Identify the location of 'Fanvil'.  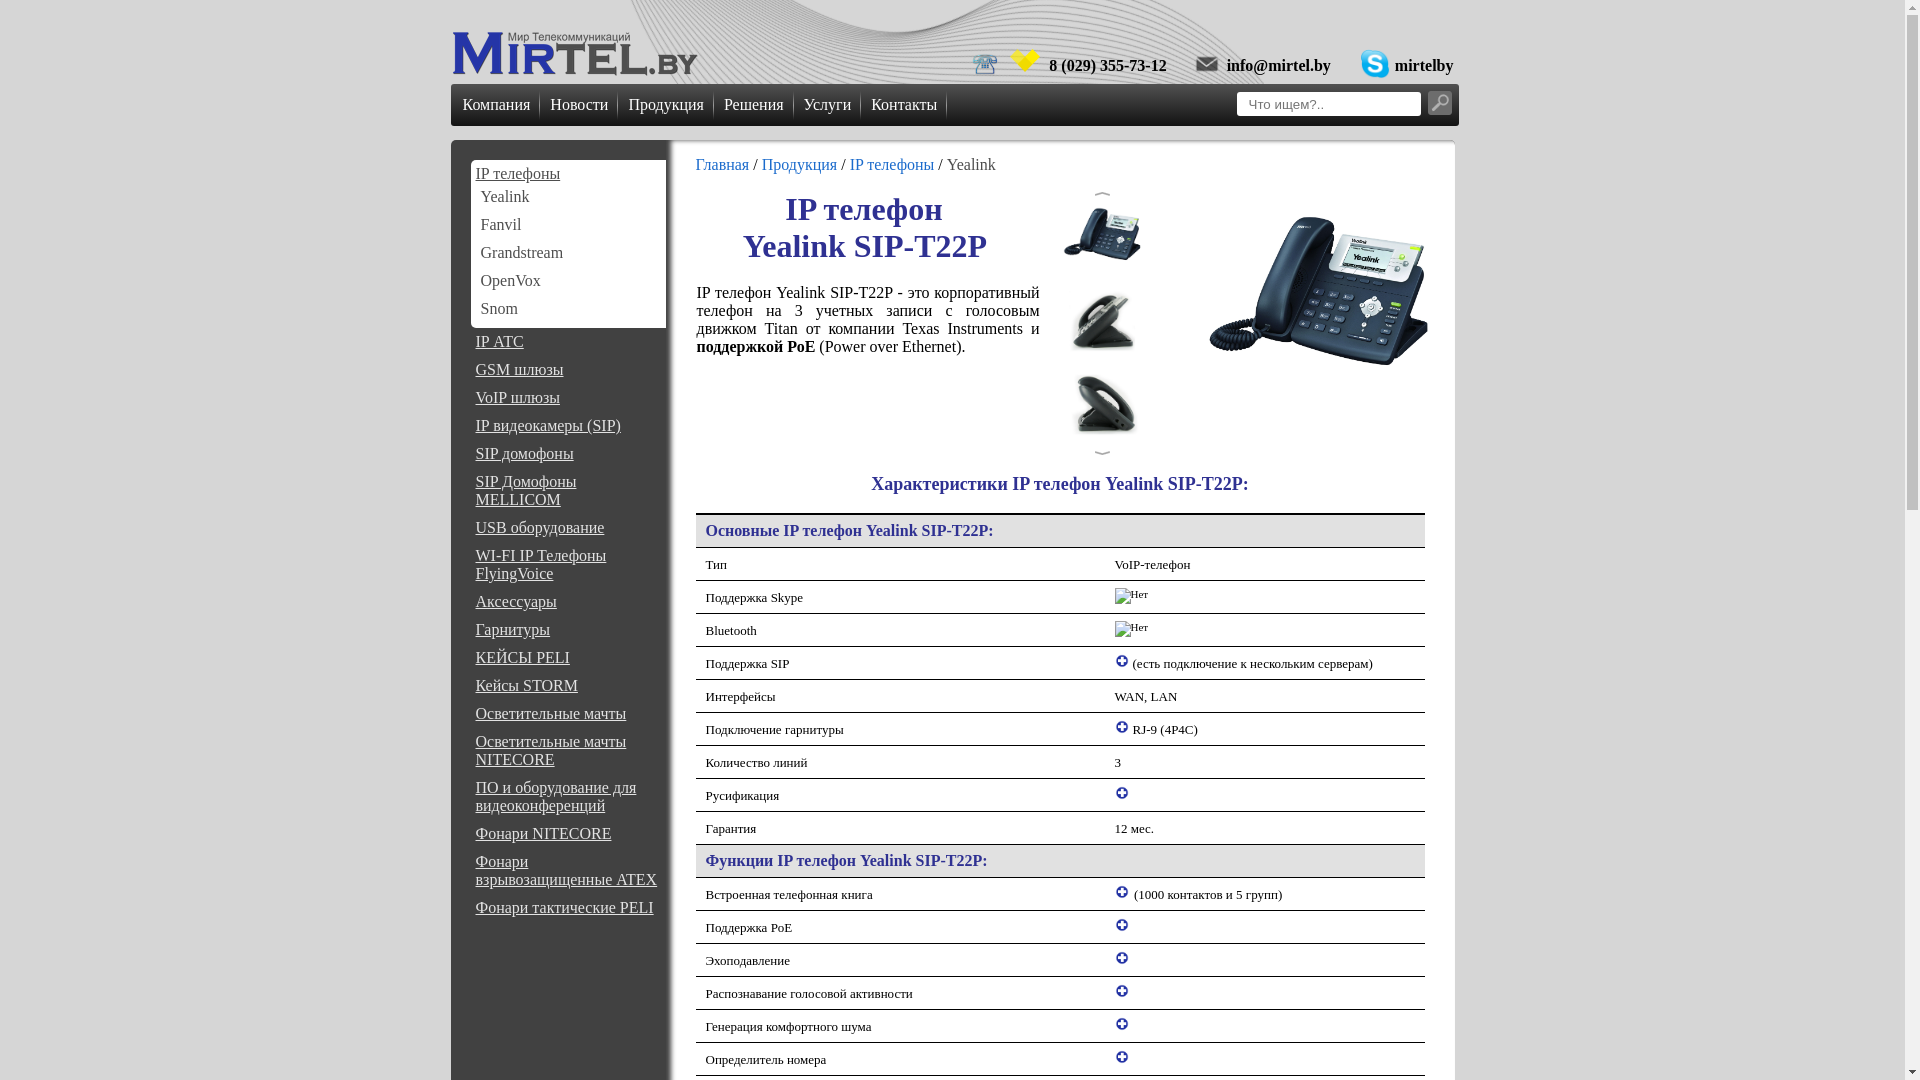
(500, 224).